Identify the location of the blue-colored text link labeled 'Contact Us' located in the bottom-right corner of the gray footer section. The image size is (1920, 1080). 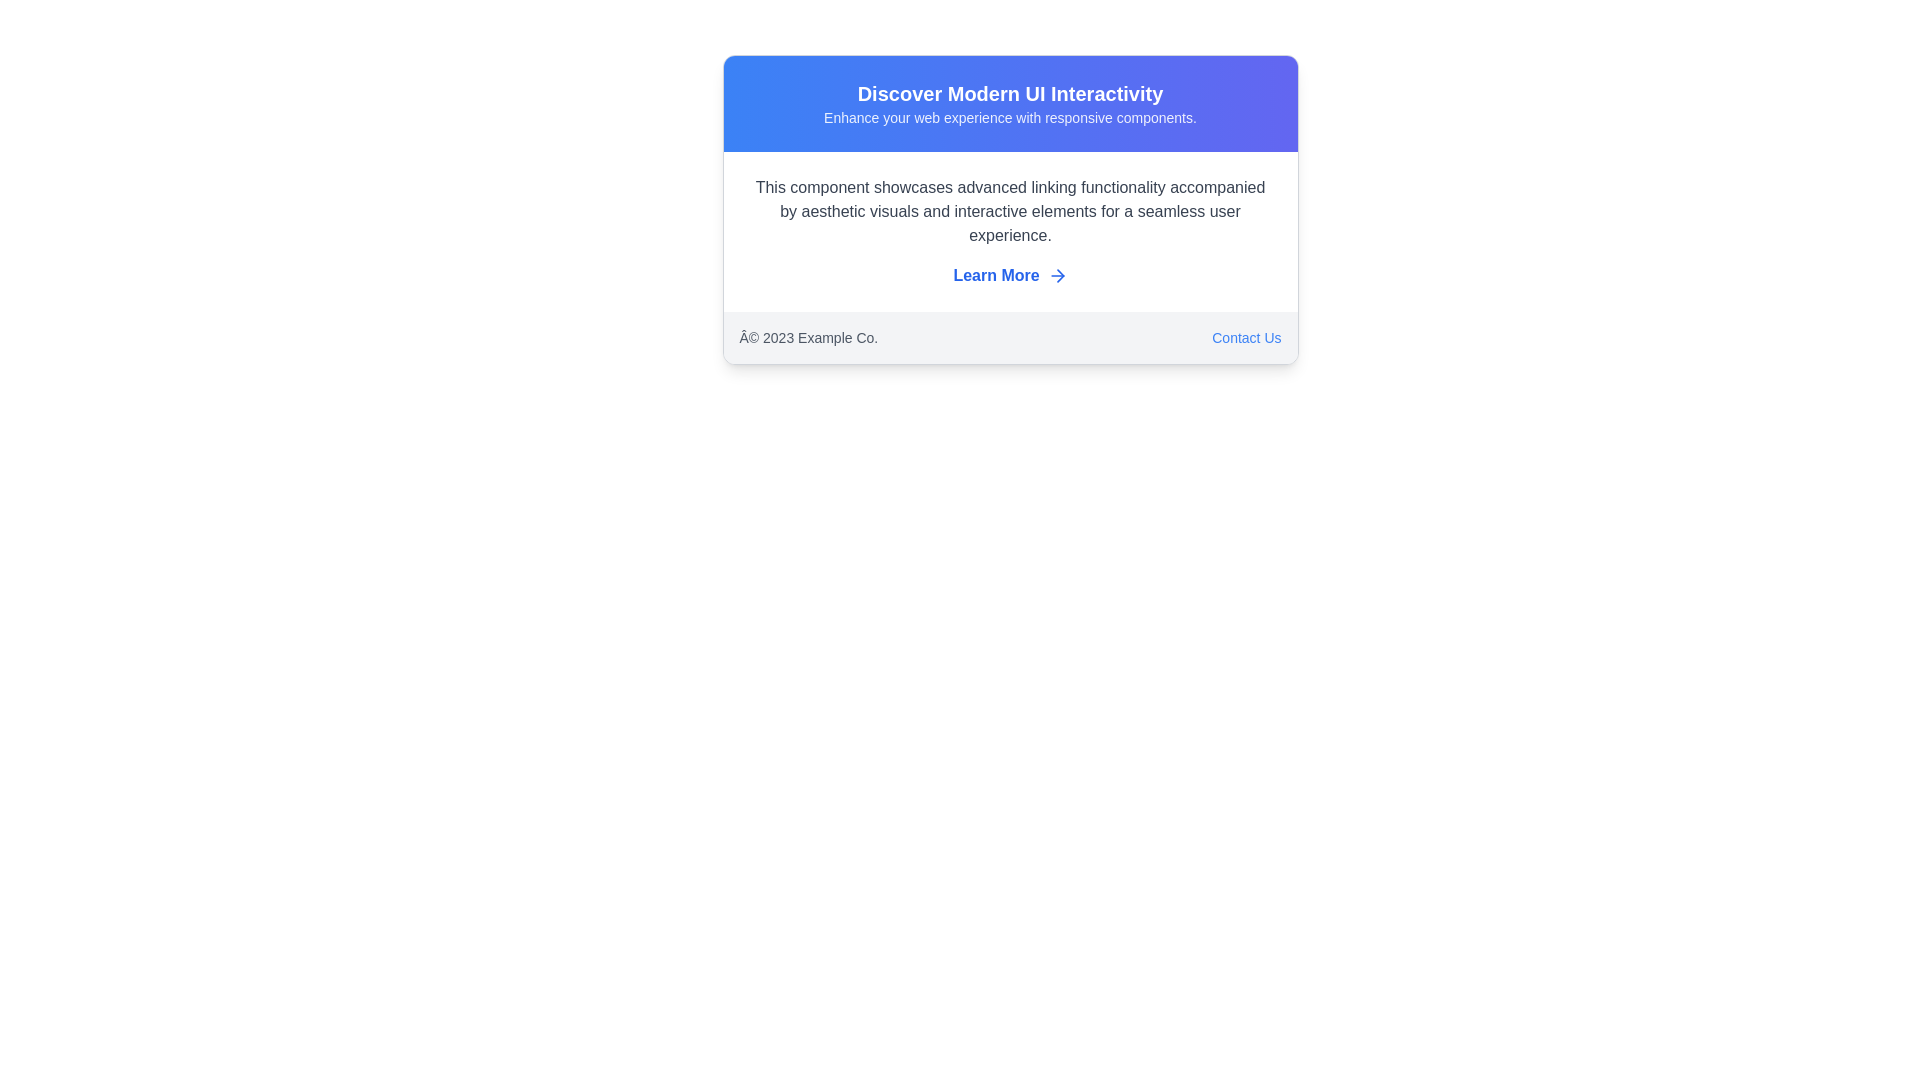
(1245, 337).